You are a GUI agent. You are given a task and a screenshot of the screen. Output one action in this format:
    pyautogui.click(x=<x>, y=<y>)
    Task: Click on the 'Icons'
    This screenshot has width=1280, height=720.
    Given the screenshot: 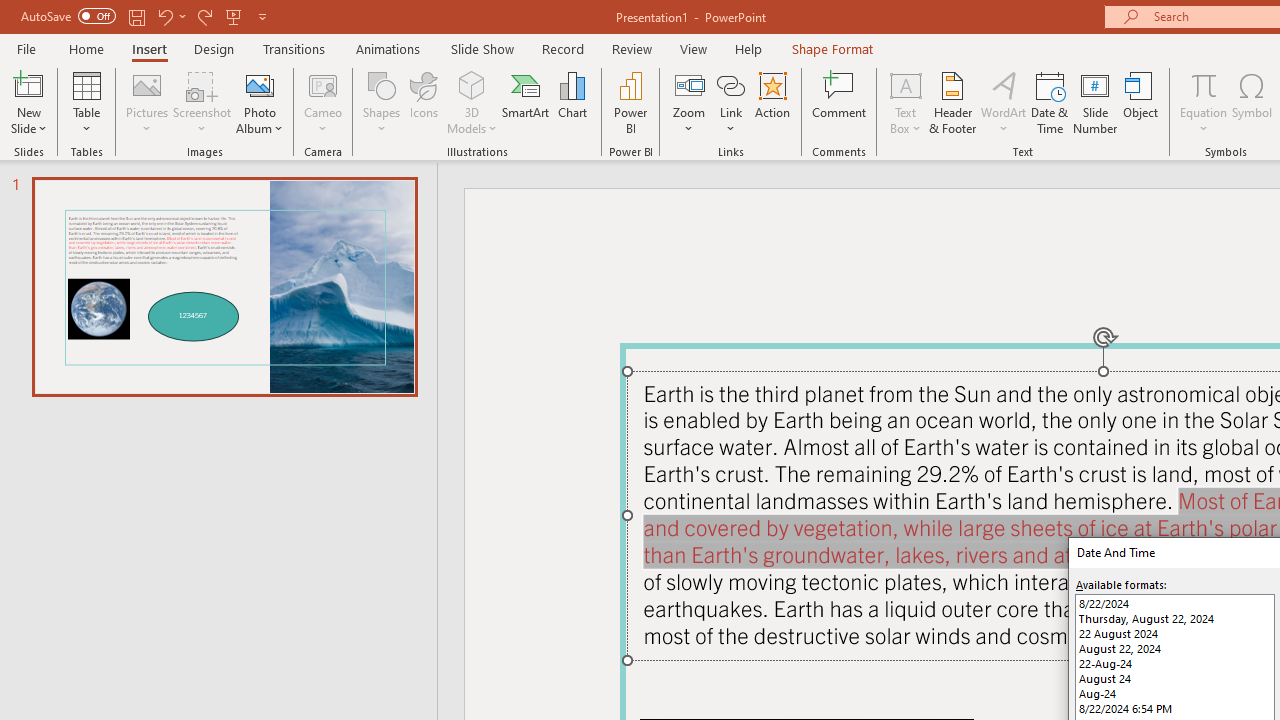 What is the action you would take?
    pyautogui.click(x=423, y=103)
    